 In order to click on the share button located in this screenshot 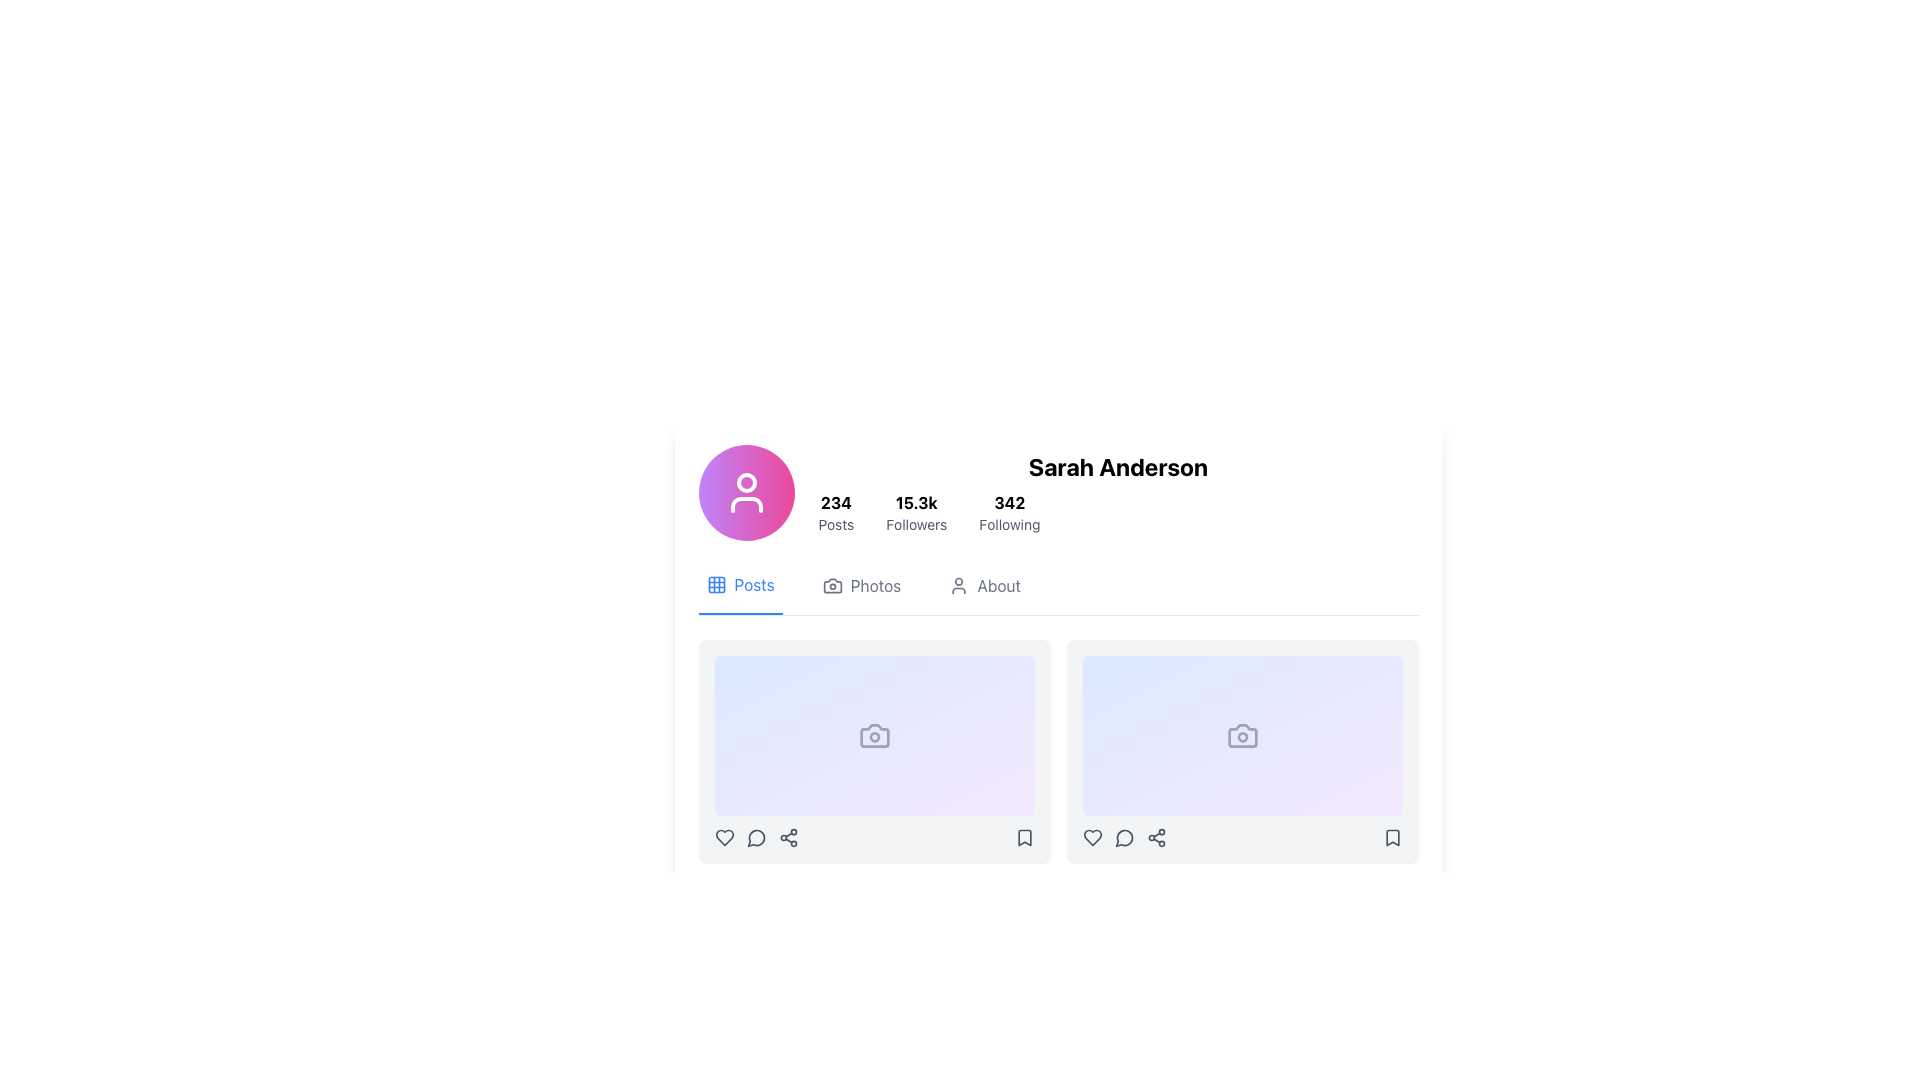, I will do `click(1156, 837)`.